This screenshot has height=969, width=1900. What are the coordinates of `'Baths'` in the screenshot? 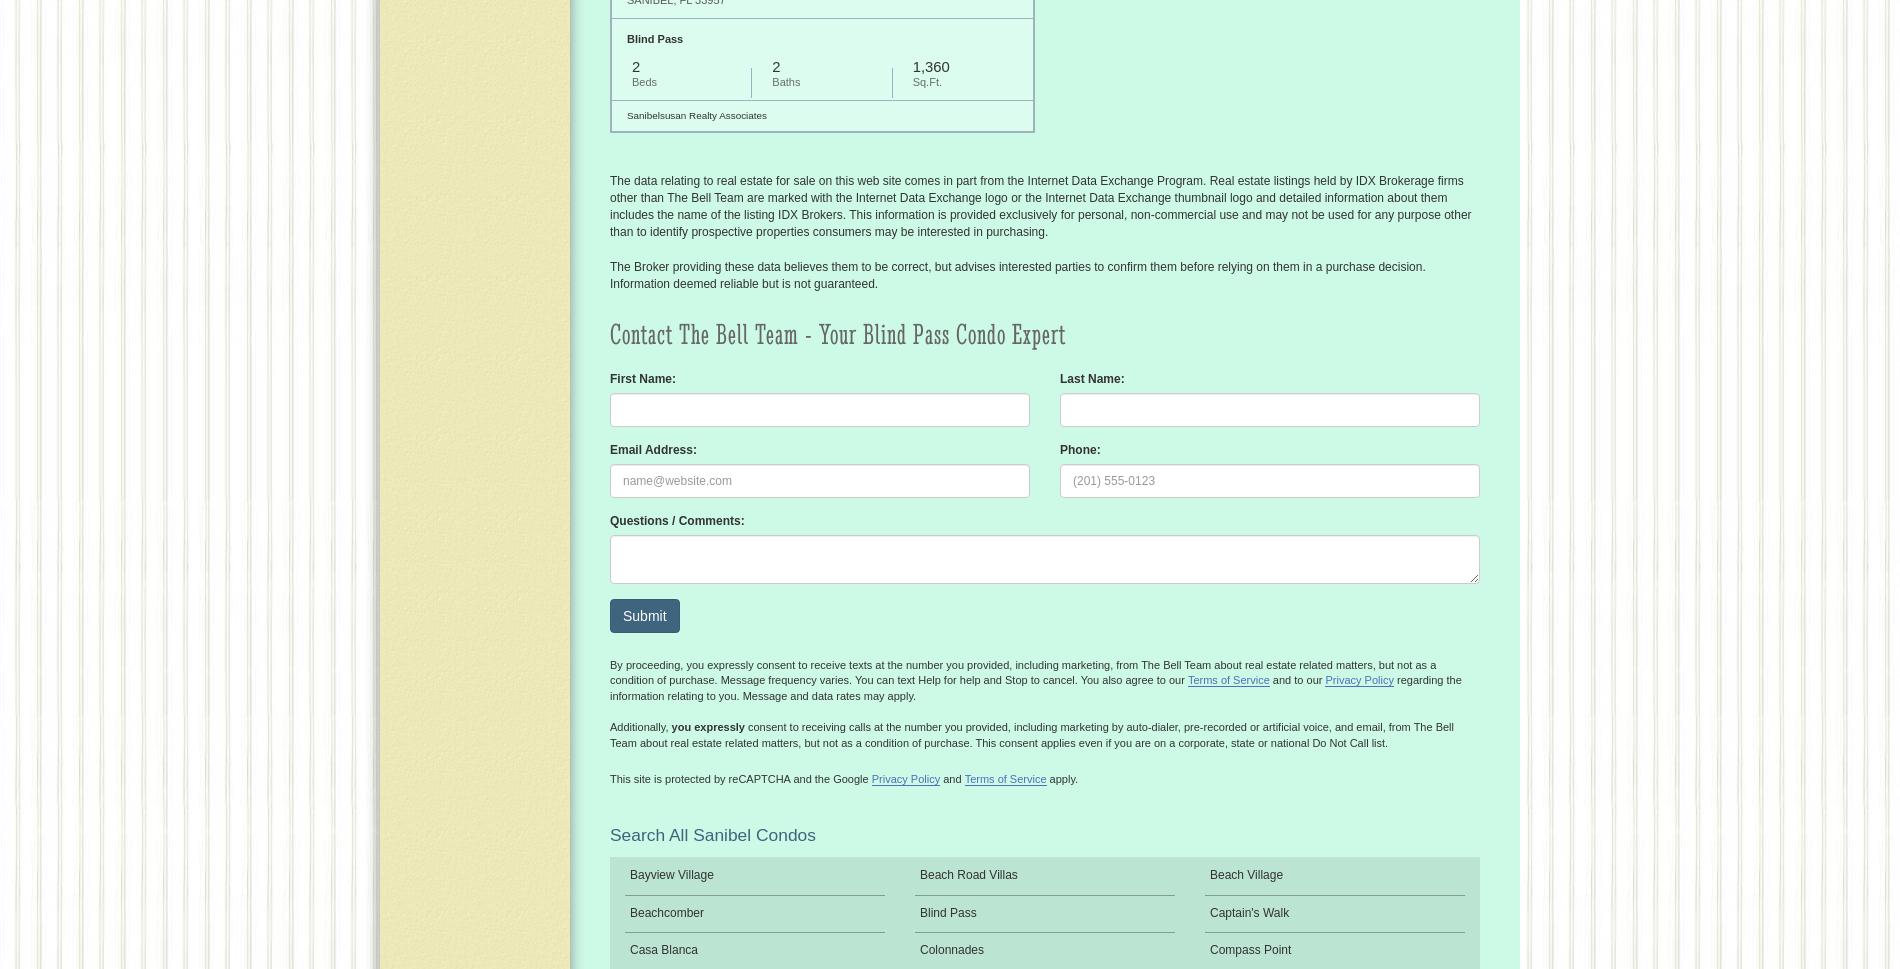 It's located at (770, 80).